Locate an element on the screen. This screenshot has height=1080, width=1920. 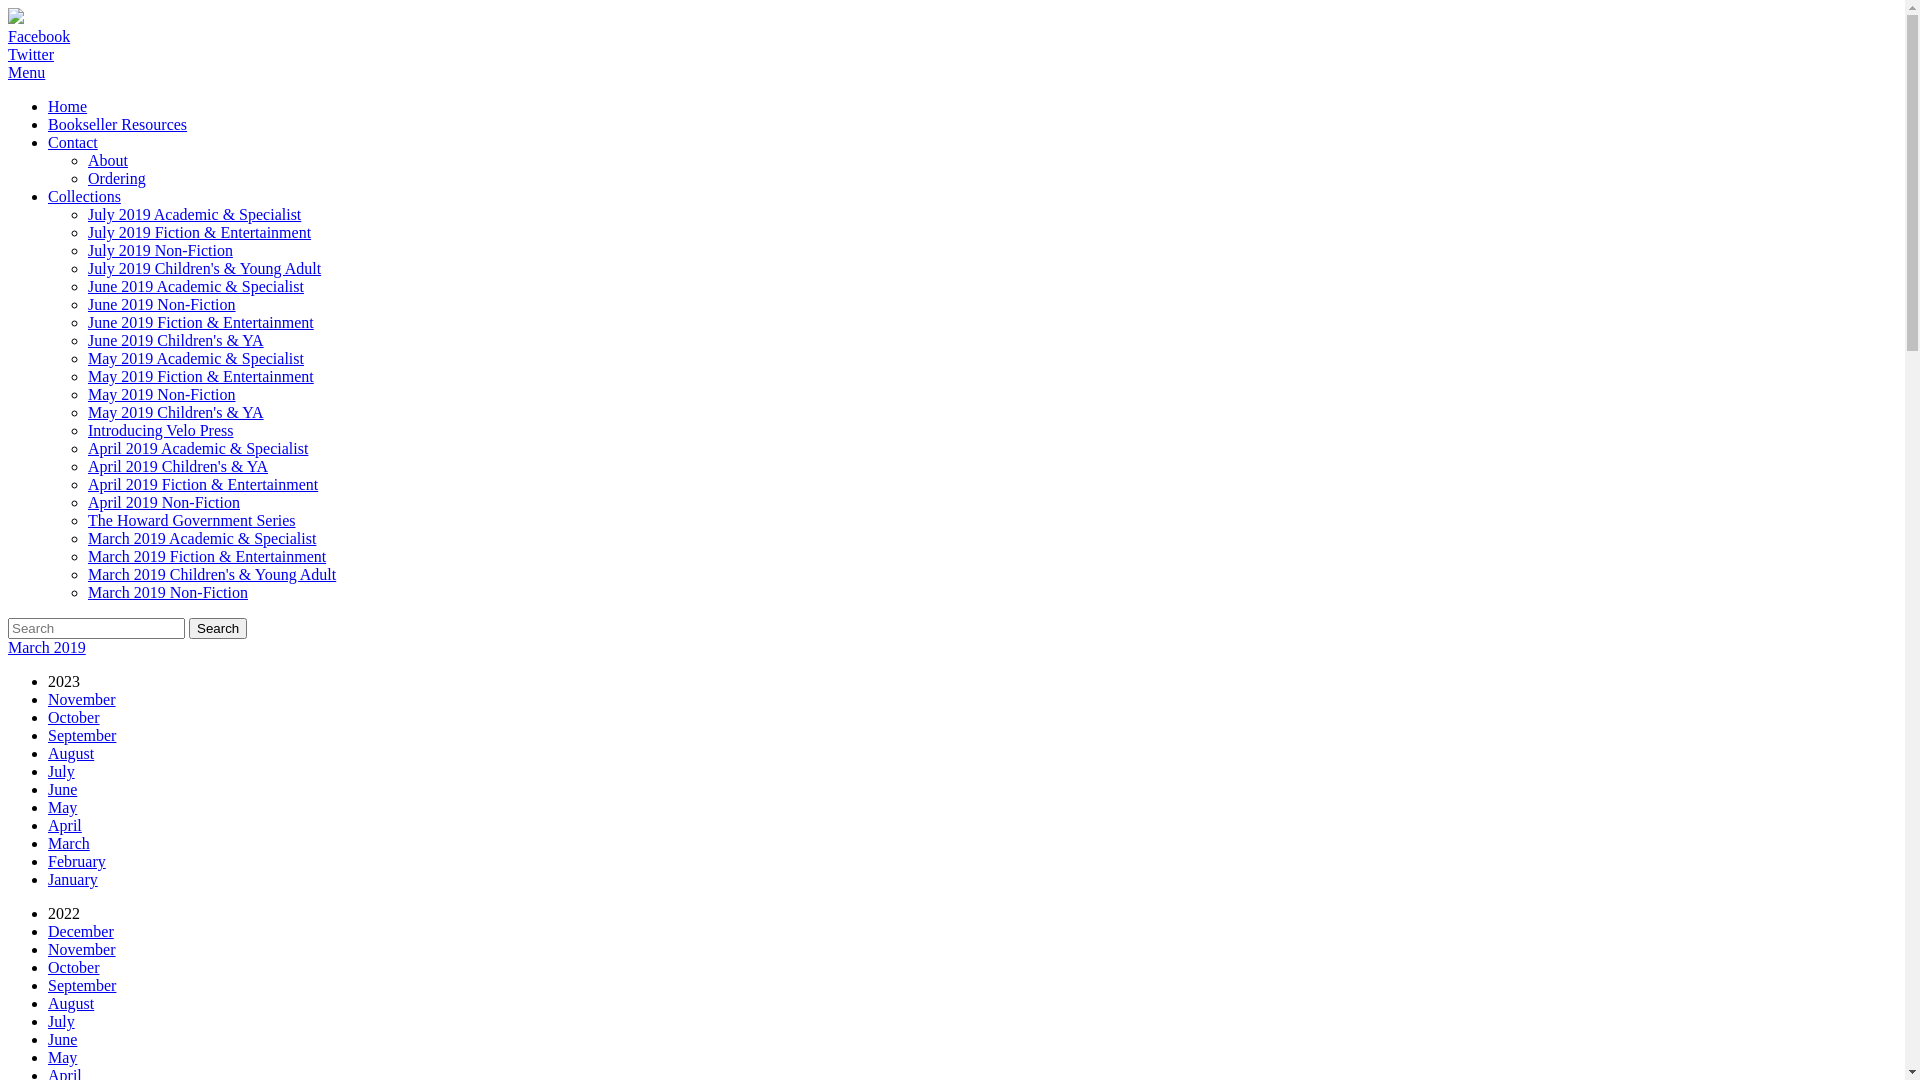
'June' is located at coordinates (48, 788).